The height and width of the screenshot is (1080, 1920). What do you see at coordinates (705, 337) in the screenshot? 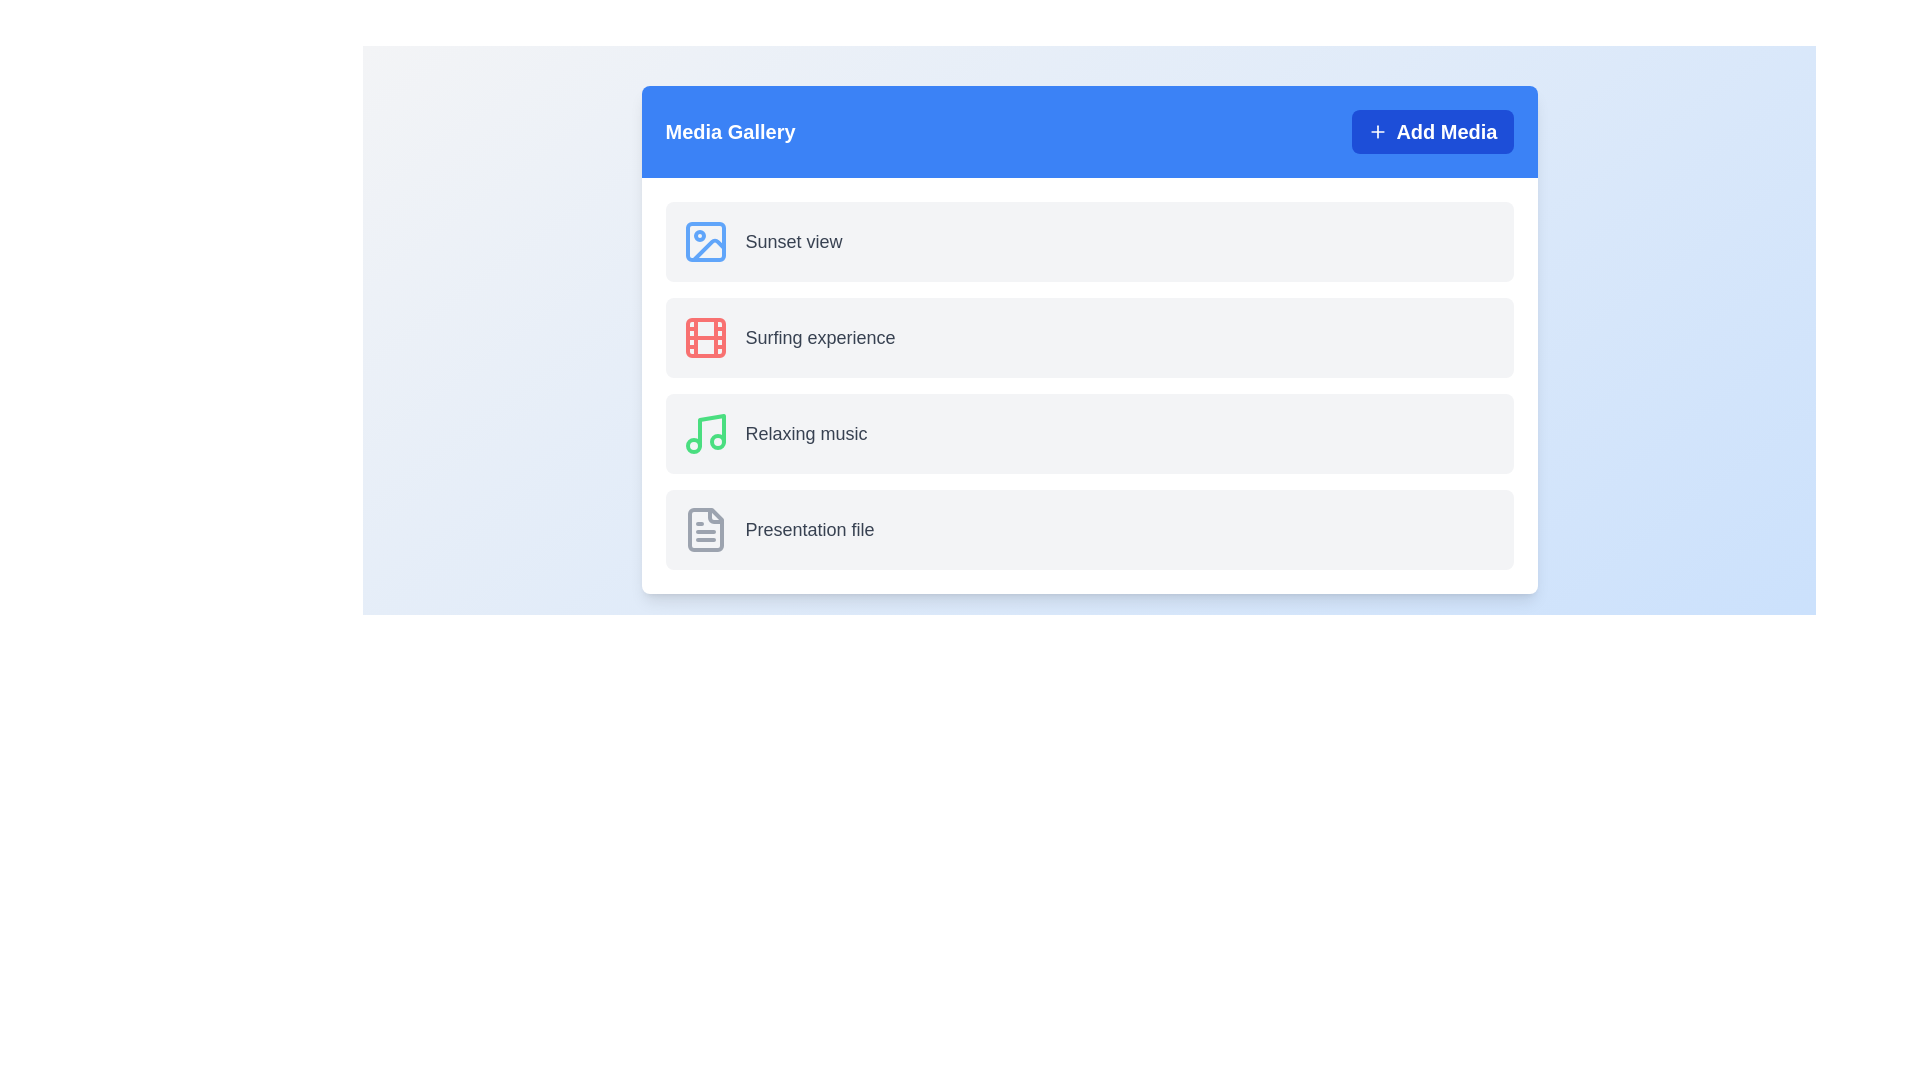
I see `the red-colored filmstrip icon located to the left of the text 'Surfing experience'` at bounding box center [705, 337].